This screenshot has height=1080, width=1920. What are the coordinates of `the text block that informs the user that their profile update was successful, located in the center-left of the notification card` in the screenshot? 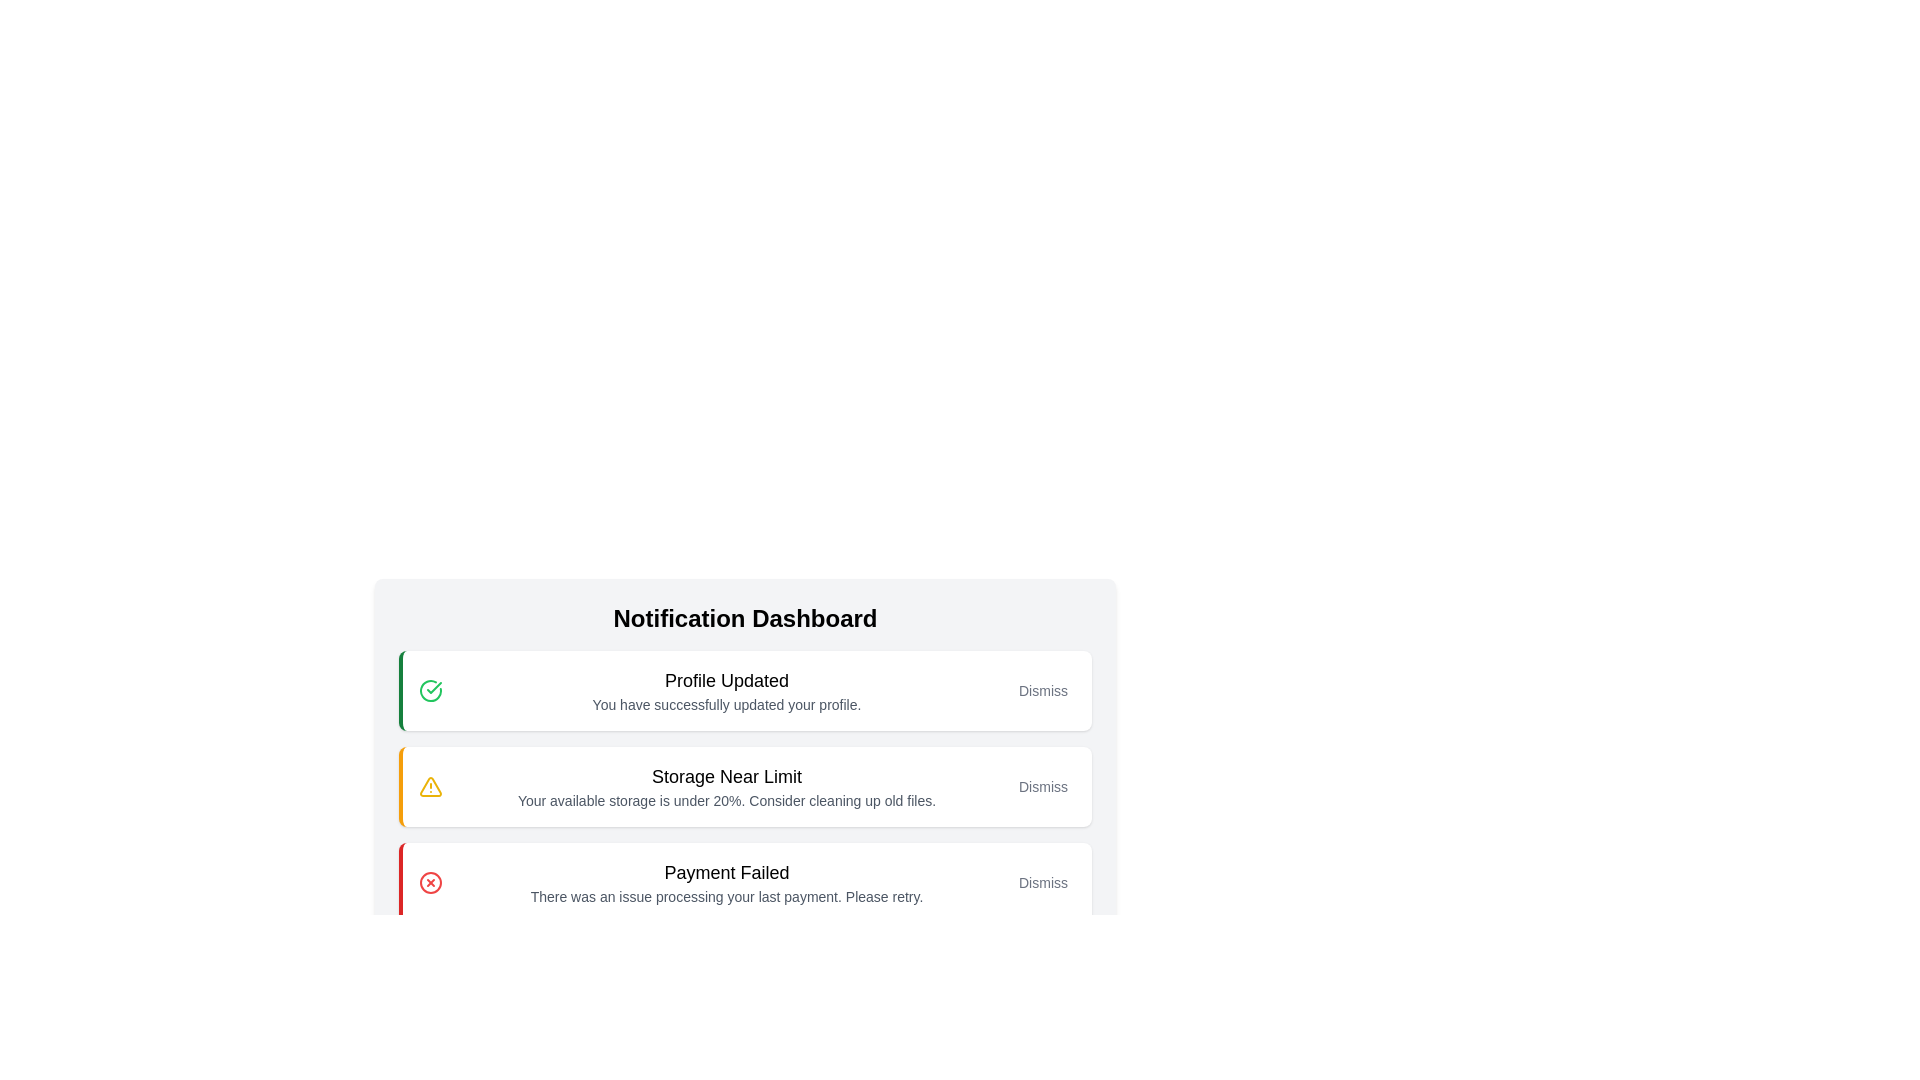 It's located at (725, 689).